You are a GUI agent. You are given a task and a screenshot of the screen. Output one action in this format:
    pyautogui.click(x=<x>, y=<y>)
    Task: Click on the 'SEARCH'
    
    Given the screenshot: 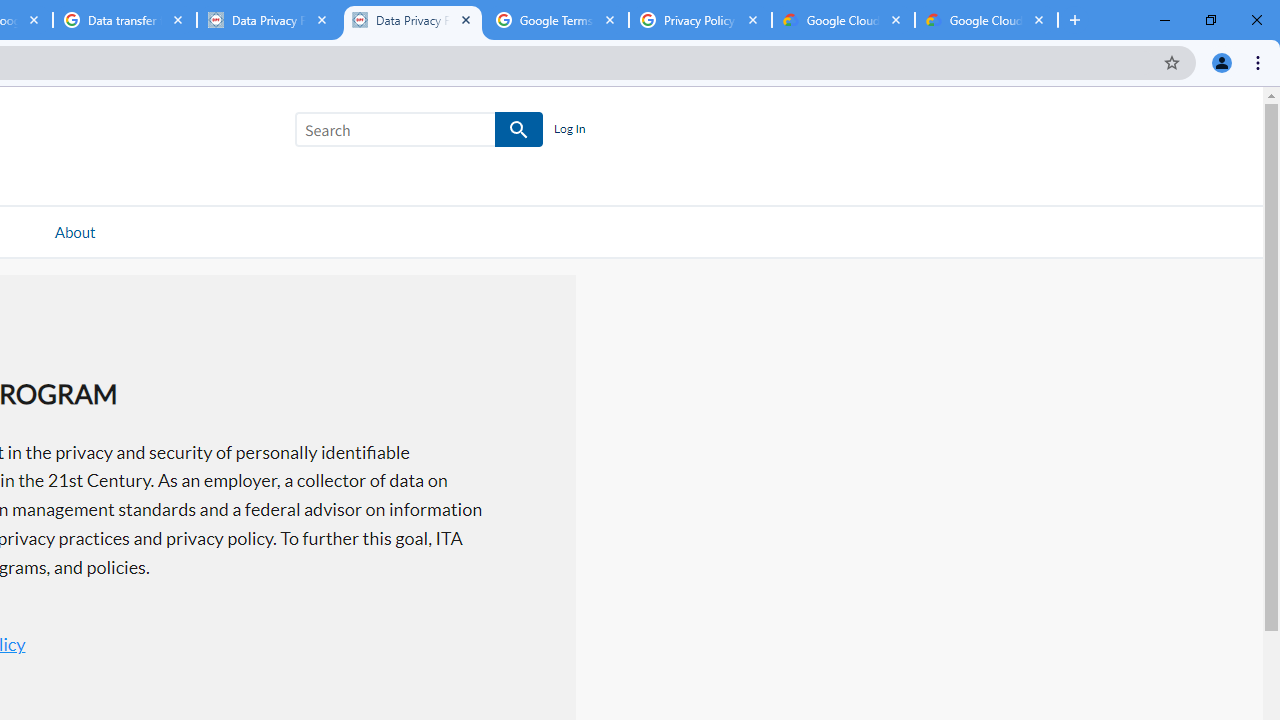 What is the action you would take?
    pyautogui.click(x=519, y=130)
    